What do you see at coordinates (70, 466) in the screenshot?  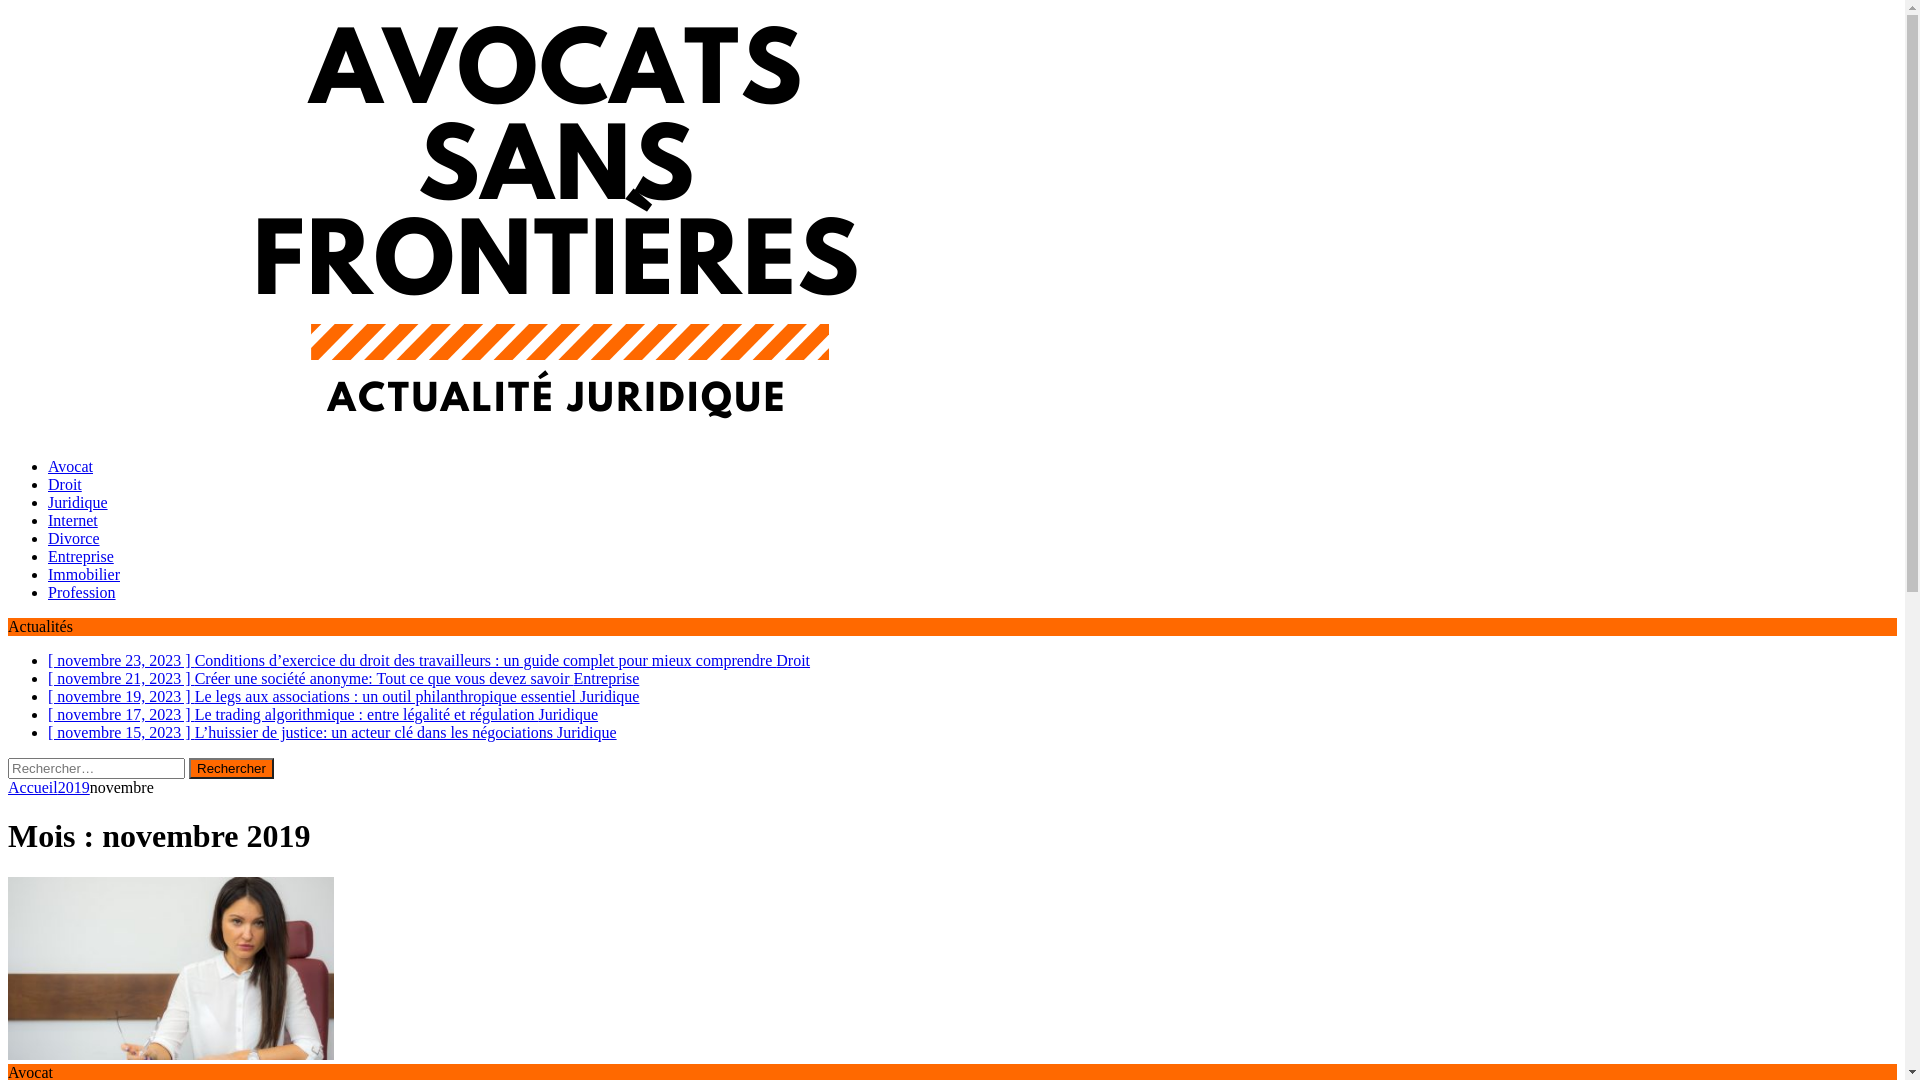 I see `'Avocat'` at bounding box center [70, 466].